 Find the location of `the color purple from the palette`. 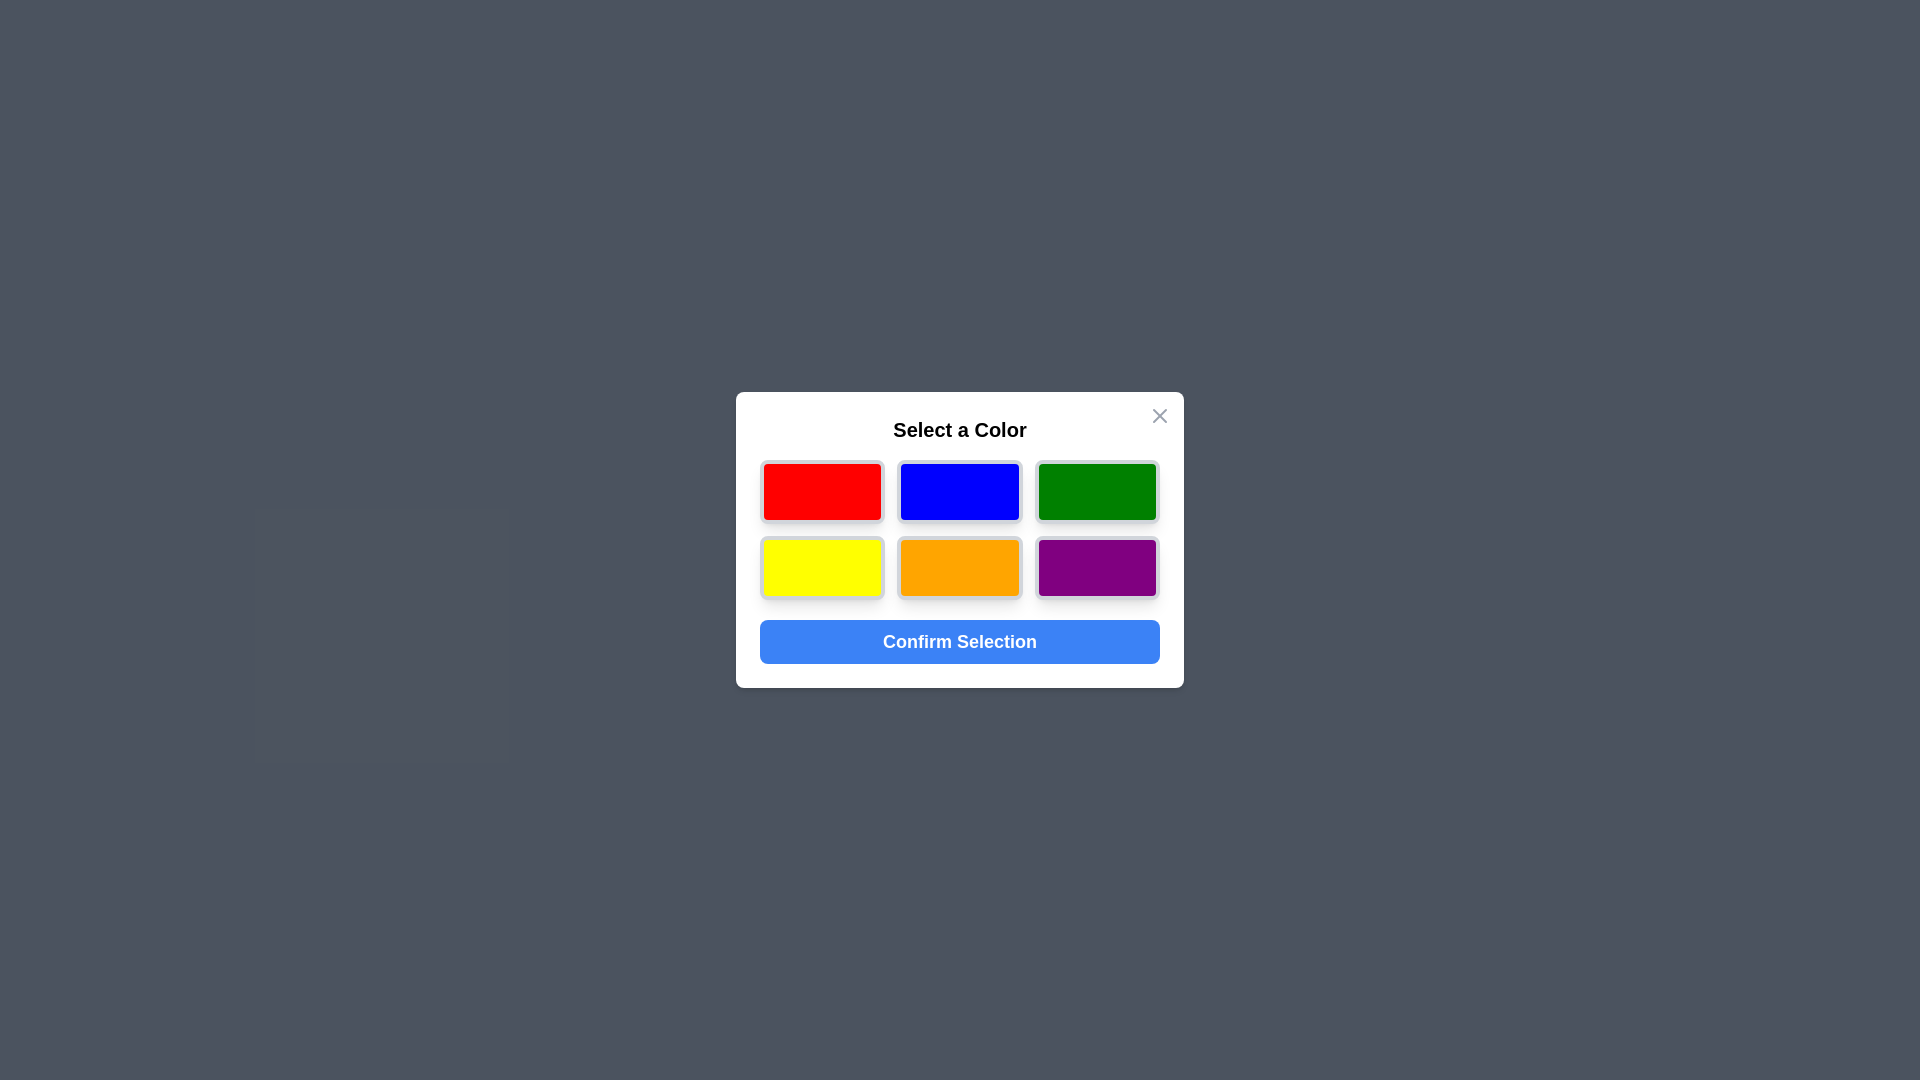

the color purple from the palette is located at coordinates (1096, 567).